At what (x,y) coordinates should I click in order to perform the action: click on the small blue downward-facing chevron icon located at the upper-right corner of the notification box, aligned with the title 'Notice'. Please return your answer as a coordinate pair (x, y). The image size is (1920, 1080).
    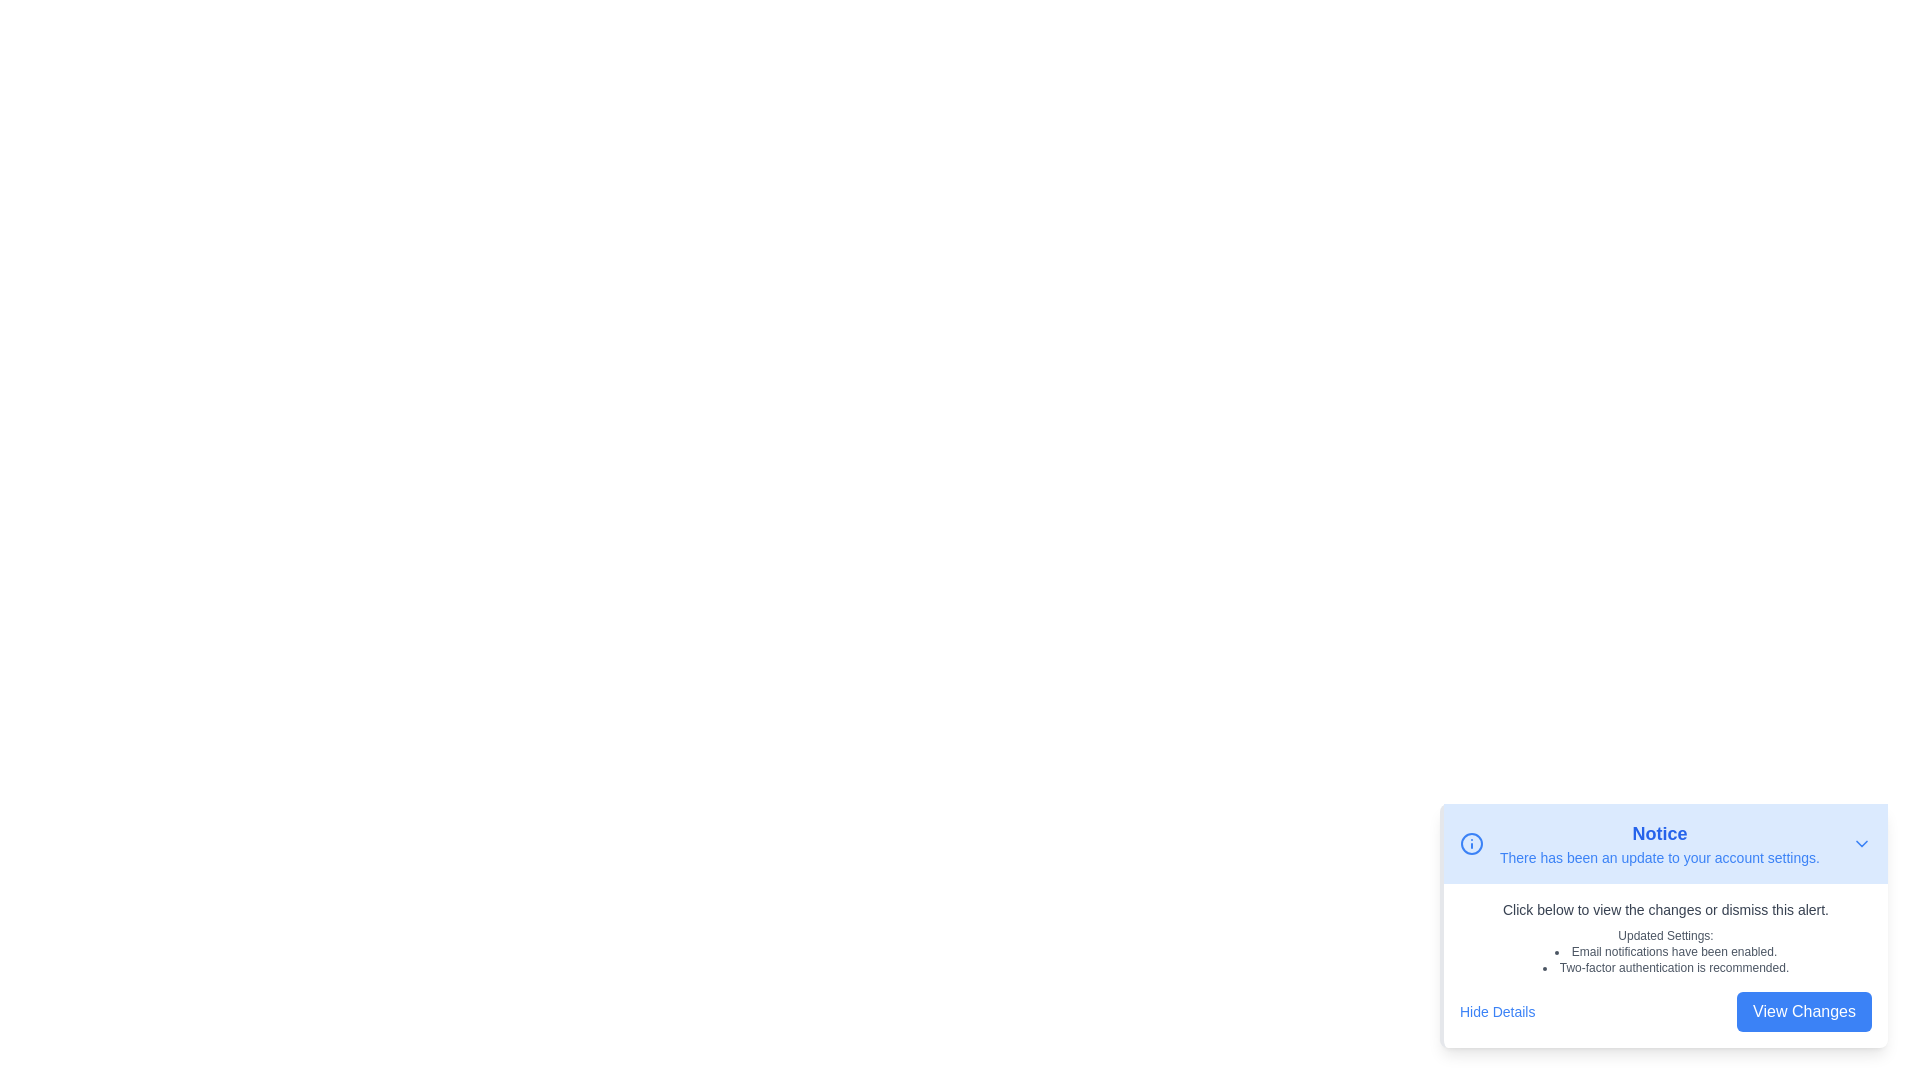
    Looking at the image, I should click on (1861, 844).